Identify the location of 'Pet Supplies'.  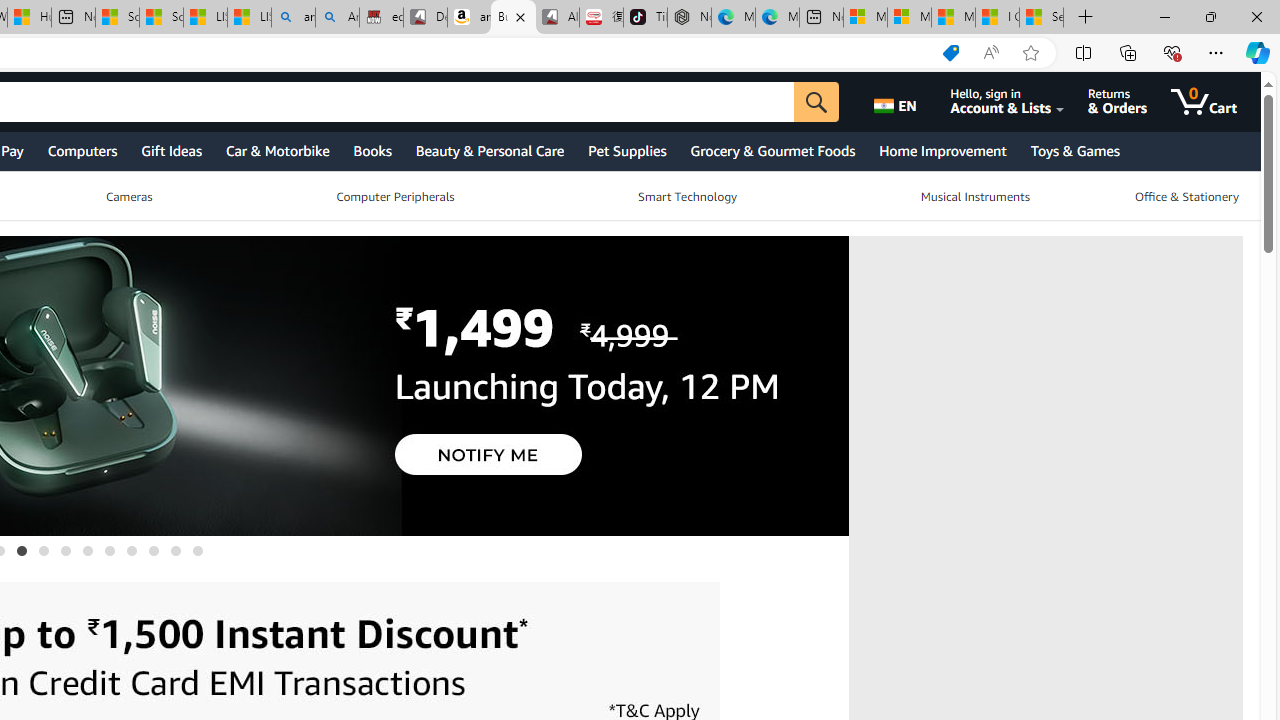
(625, 149).